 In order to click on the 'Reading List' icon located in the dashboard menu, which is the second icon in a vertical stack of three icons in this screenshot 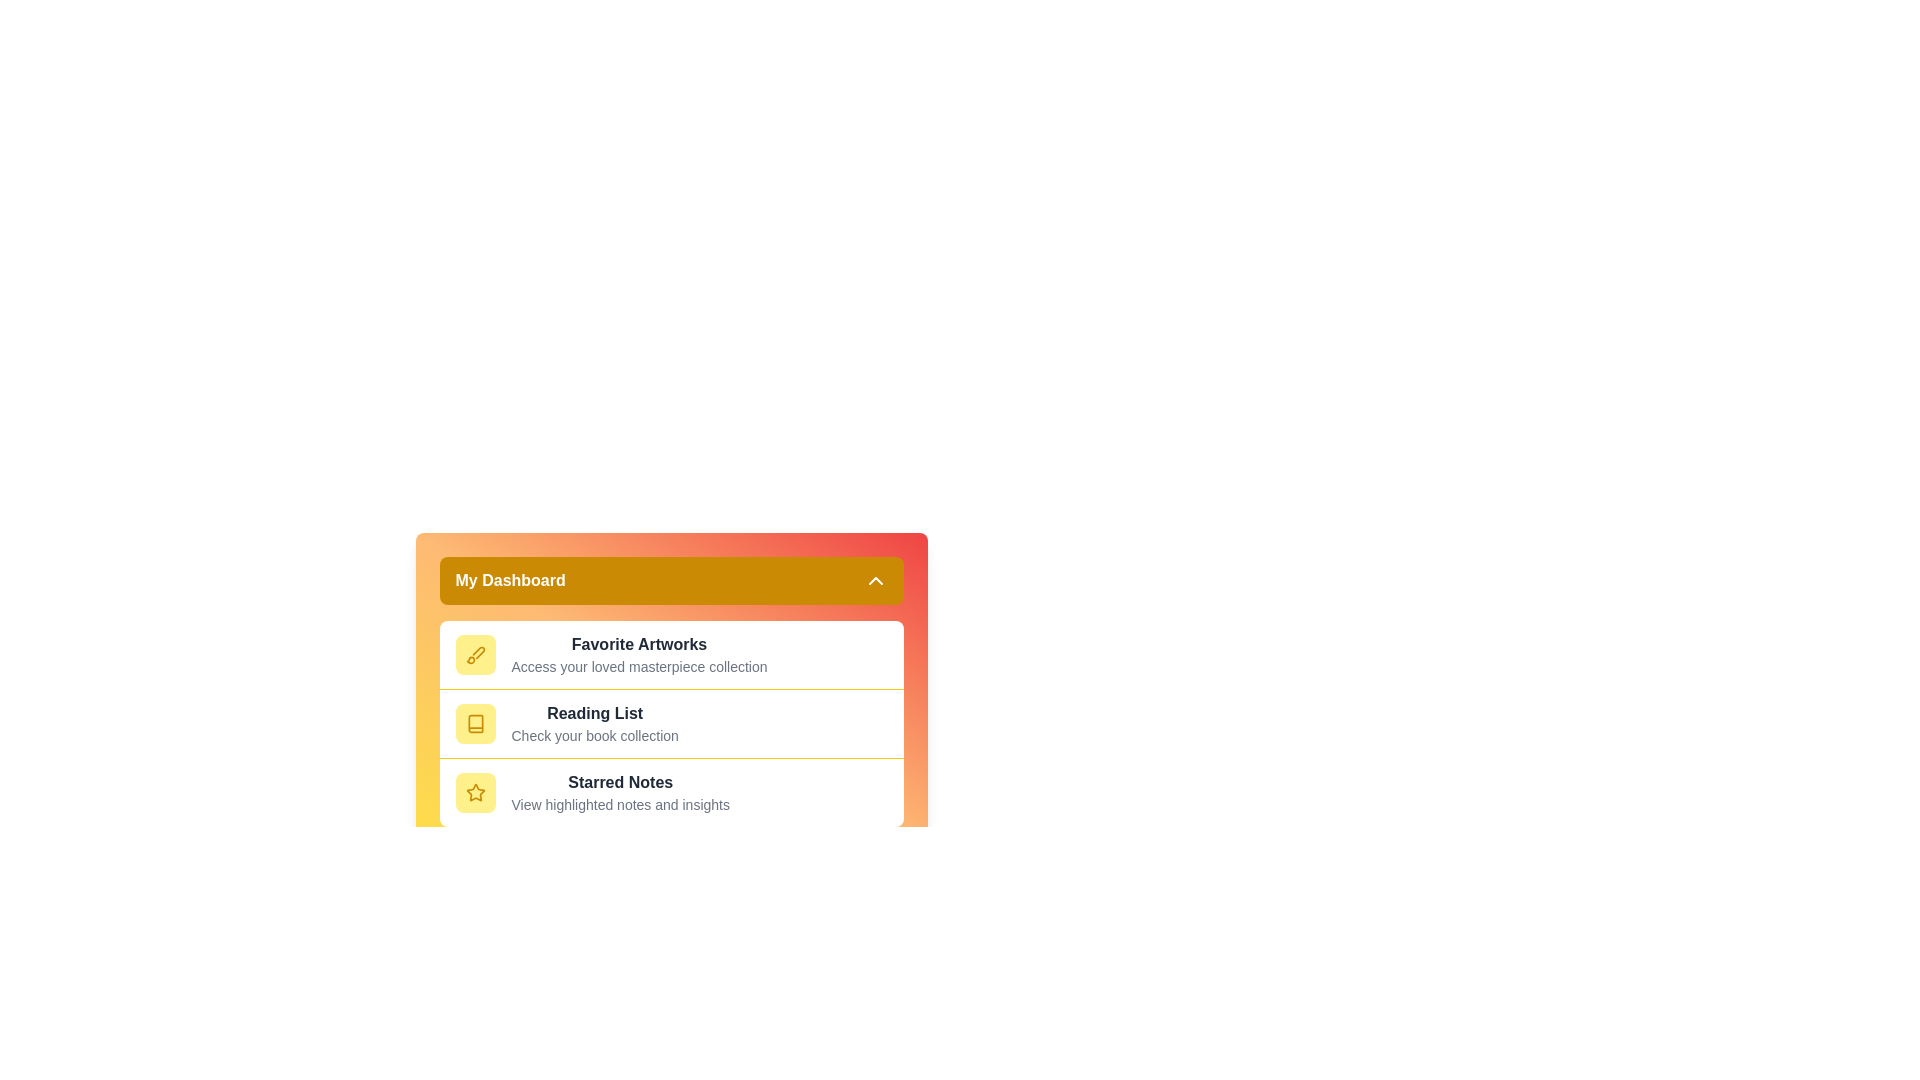, I will do `click(474, 724)`.